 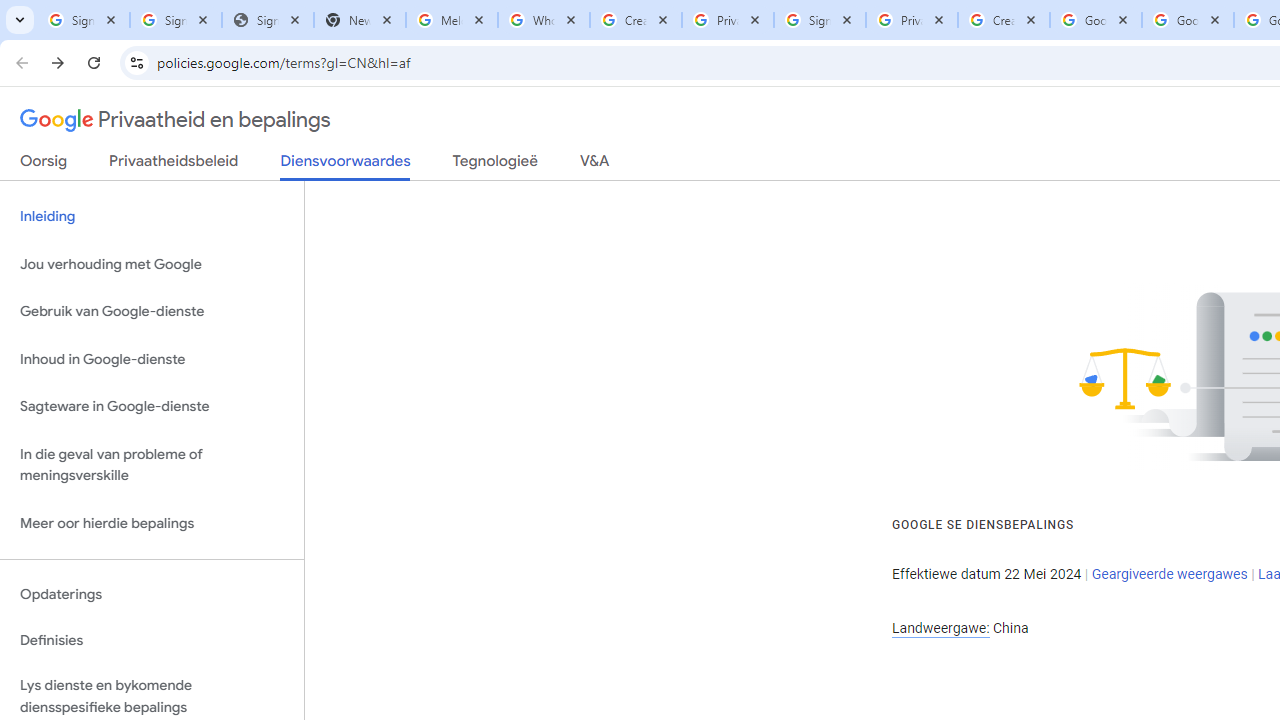 I want to click on 'Who is my administrator? - Google Account Help', so click(x=544, y=20).